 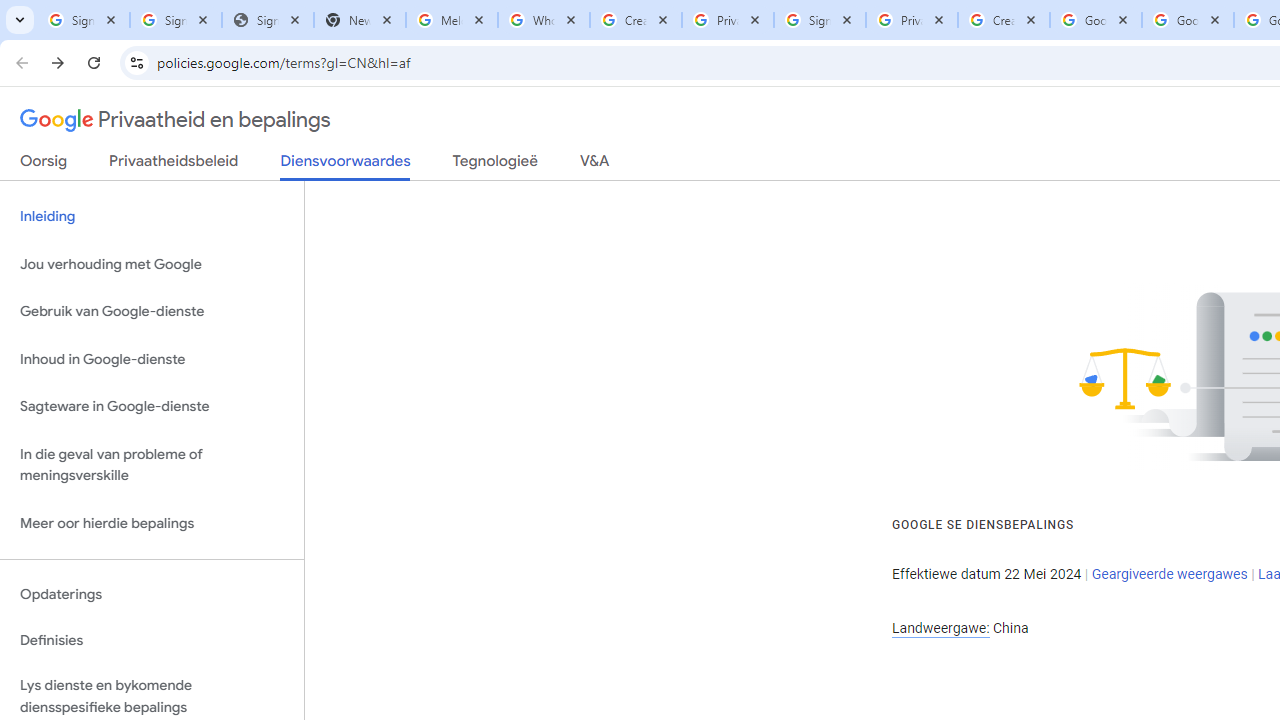 I want to click on 'Who is my administrator? - Google Account Help', so click(x=544, y=20).